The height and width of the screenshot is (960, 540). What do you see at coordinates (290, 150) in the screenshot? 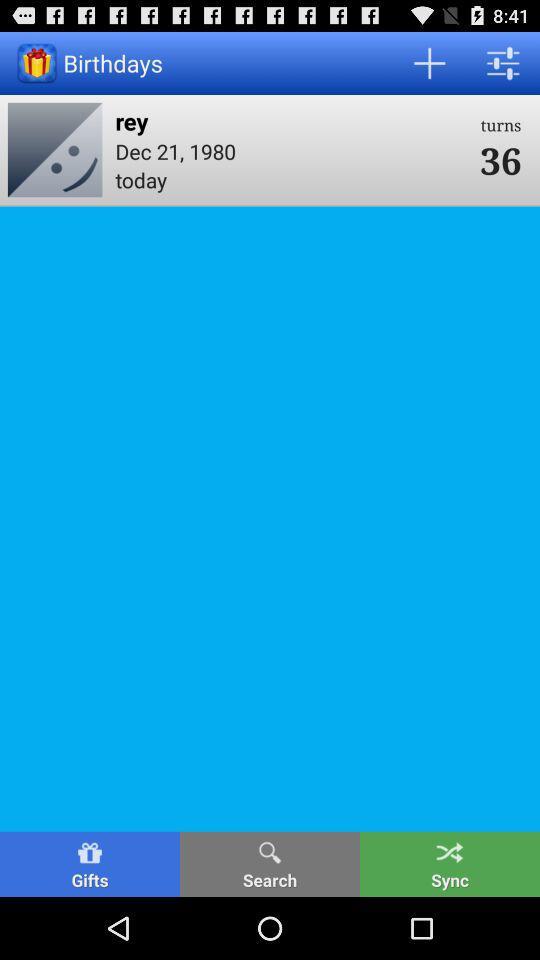
I see `the dec 21, 1980 item` at bounding box center [290, 150].